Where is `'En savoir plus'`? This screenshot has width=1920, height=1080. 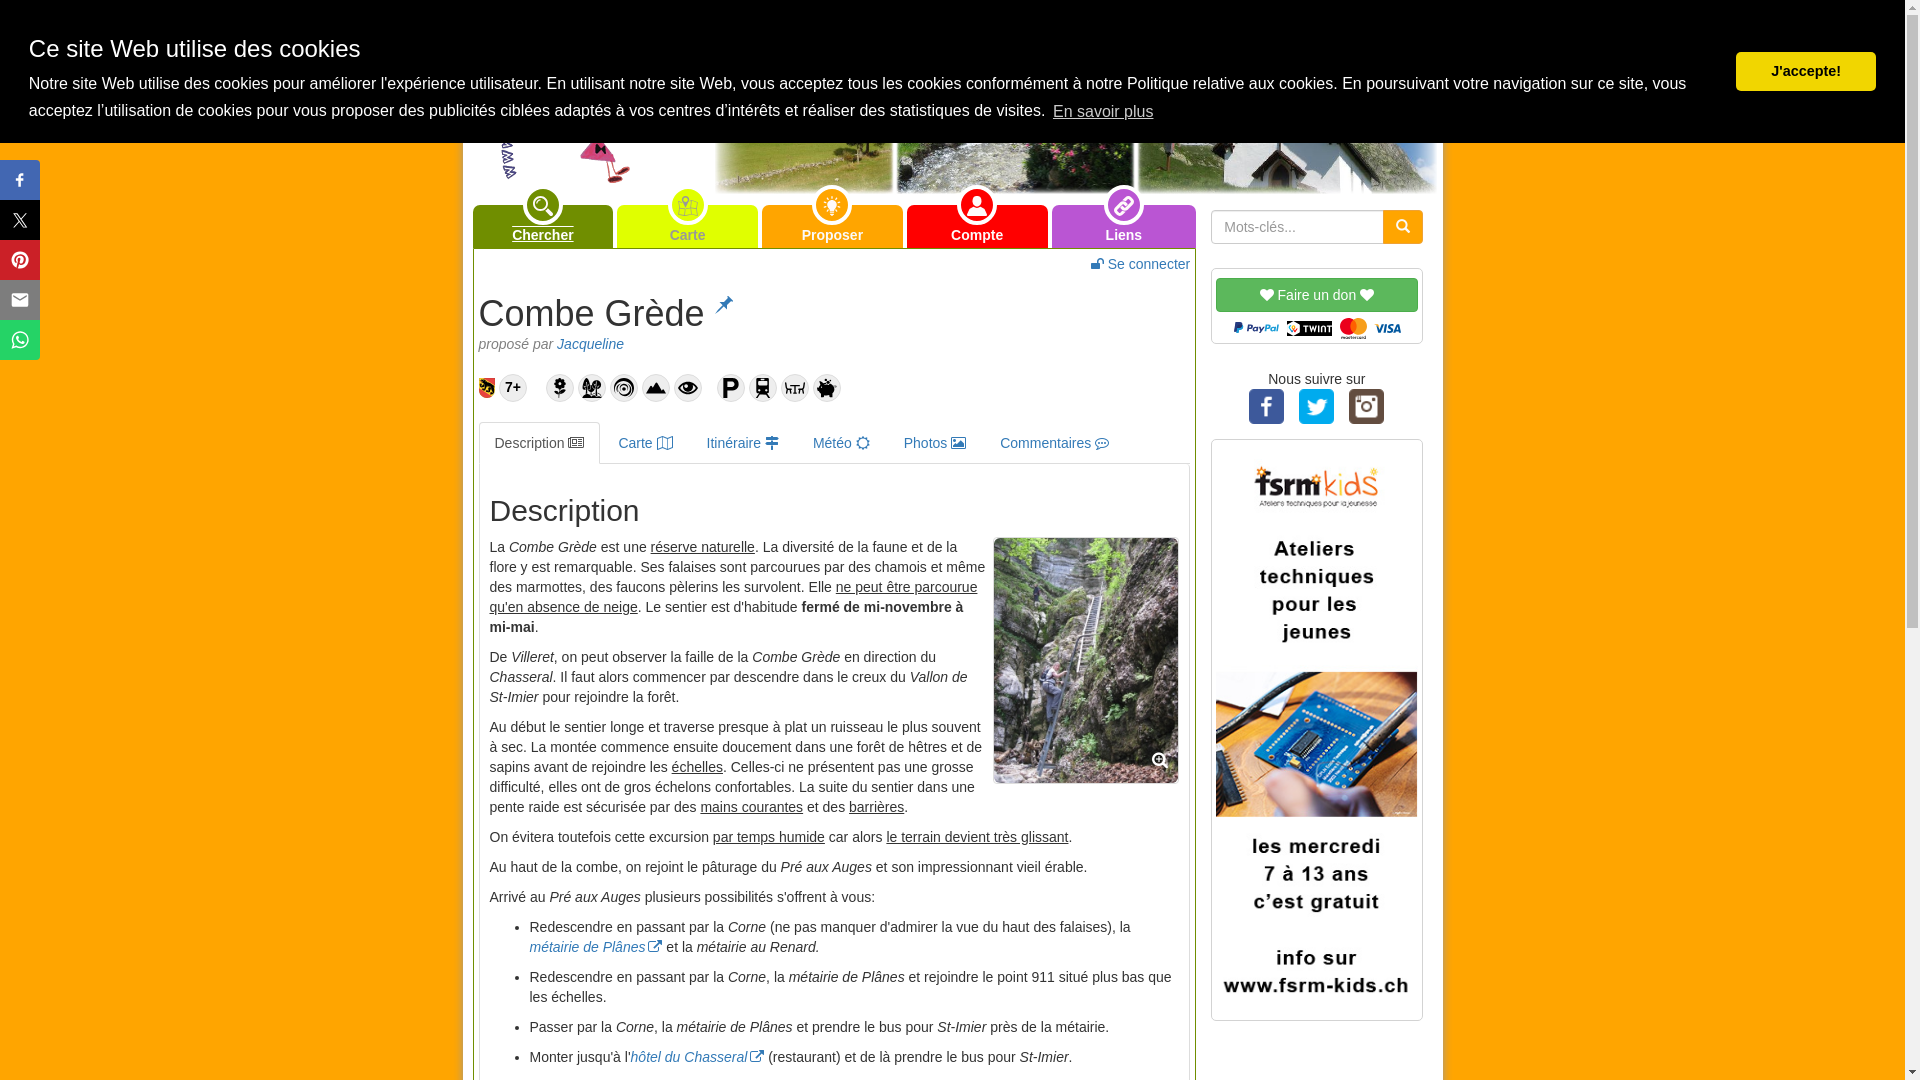
'En savoir plus' is located at coordinates (1049, 111).